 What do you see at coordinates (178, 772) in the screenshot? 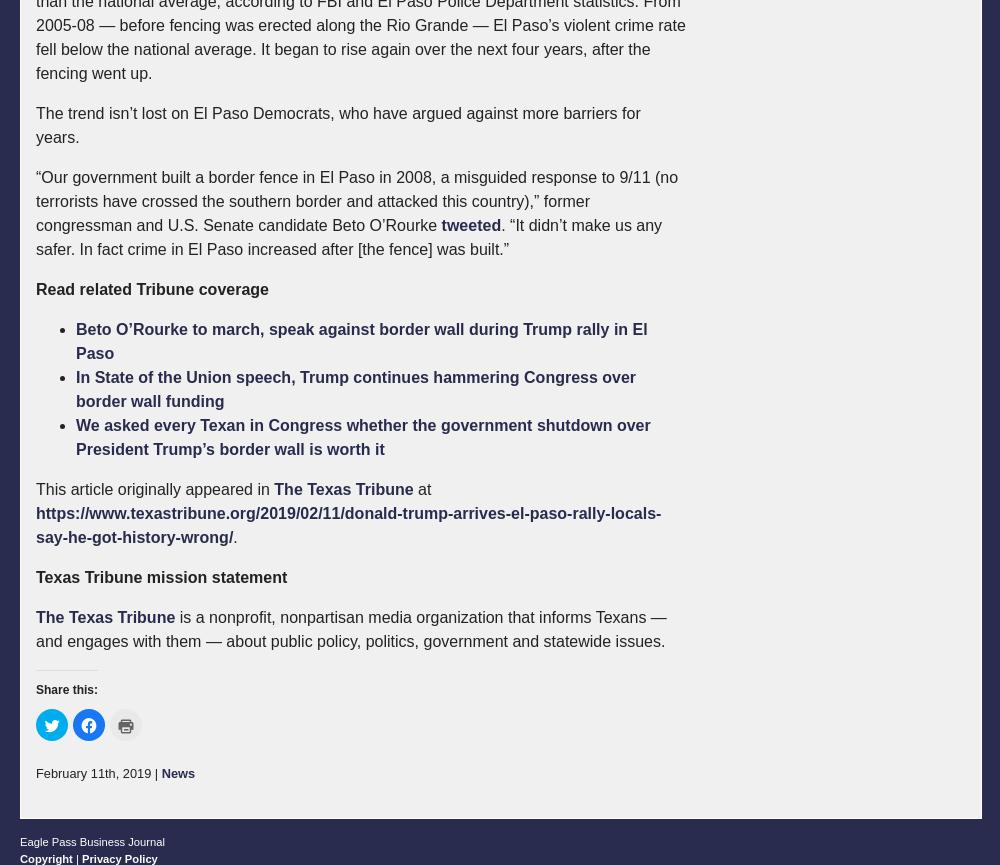
I see `'News'` at bounding box center [178, 772].